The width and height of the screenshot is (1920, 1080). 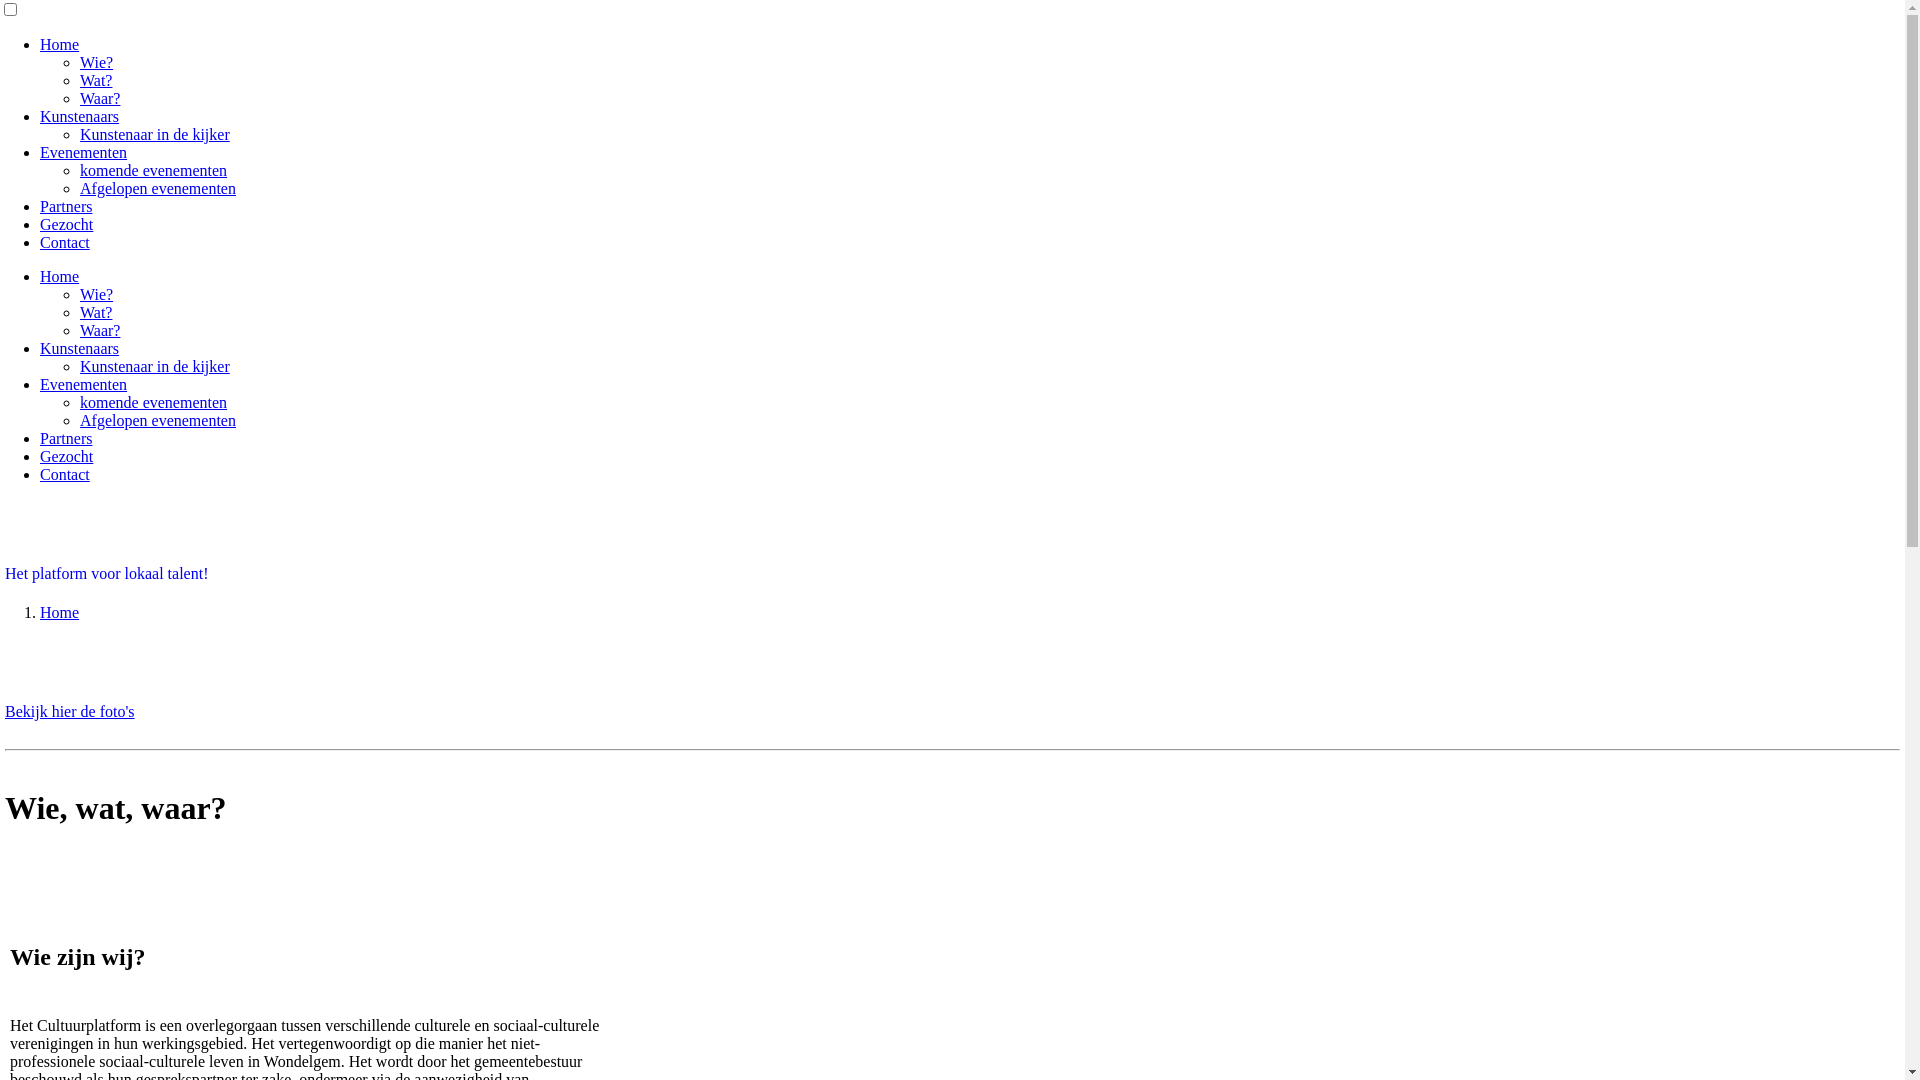 What do you see at coordinates (153, 366) in the screenshot?
I see `'Kunstenaar in de kijker'` at bounding box center [153, 366].